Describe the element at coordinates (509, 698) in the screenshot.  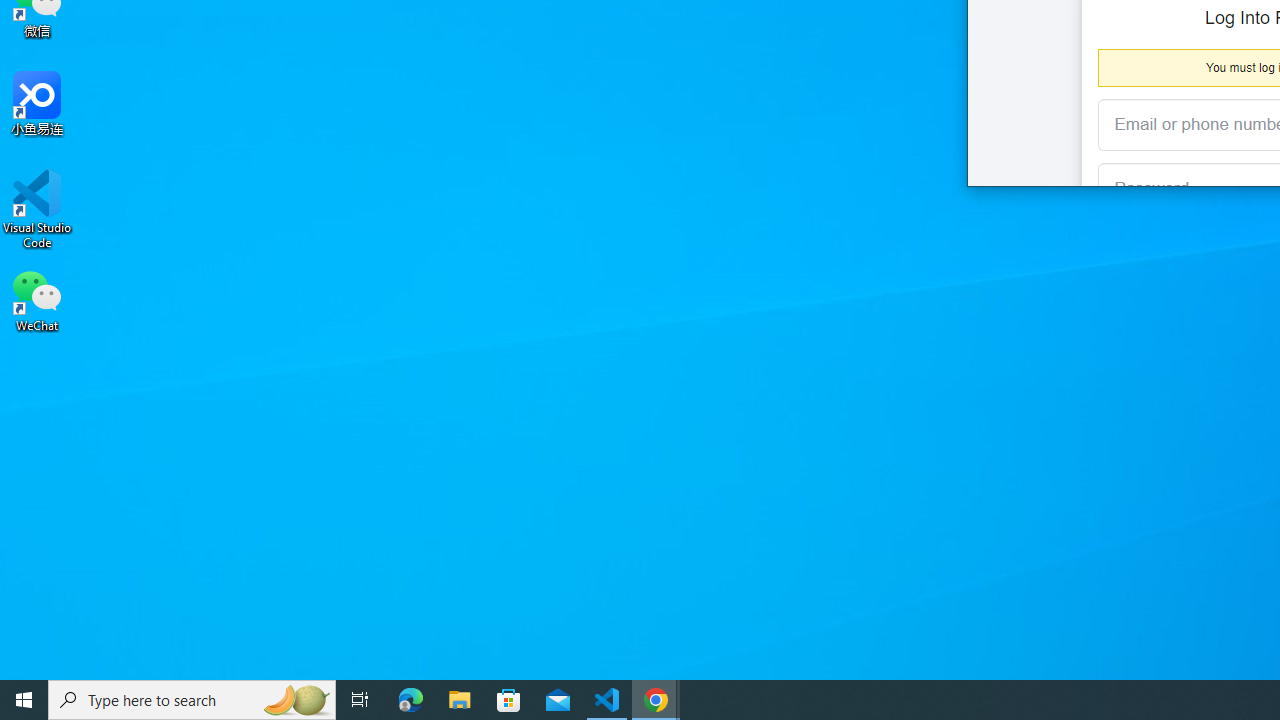
I see `'Microsoft Store'` at that location.